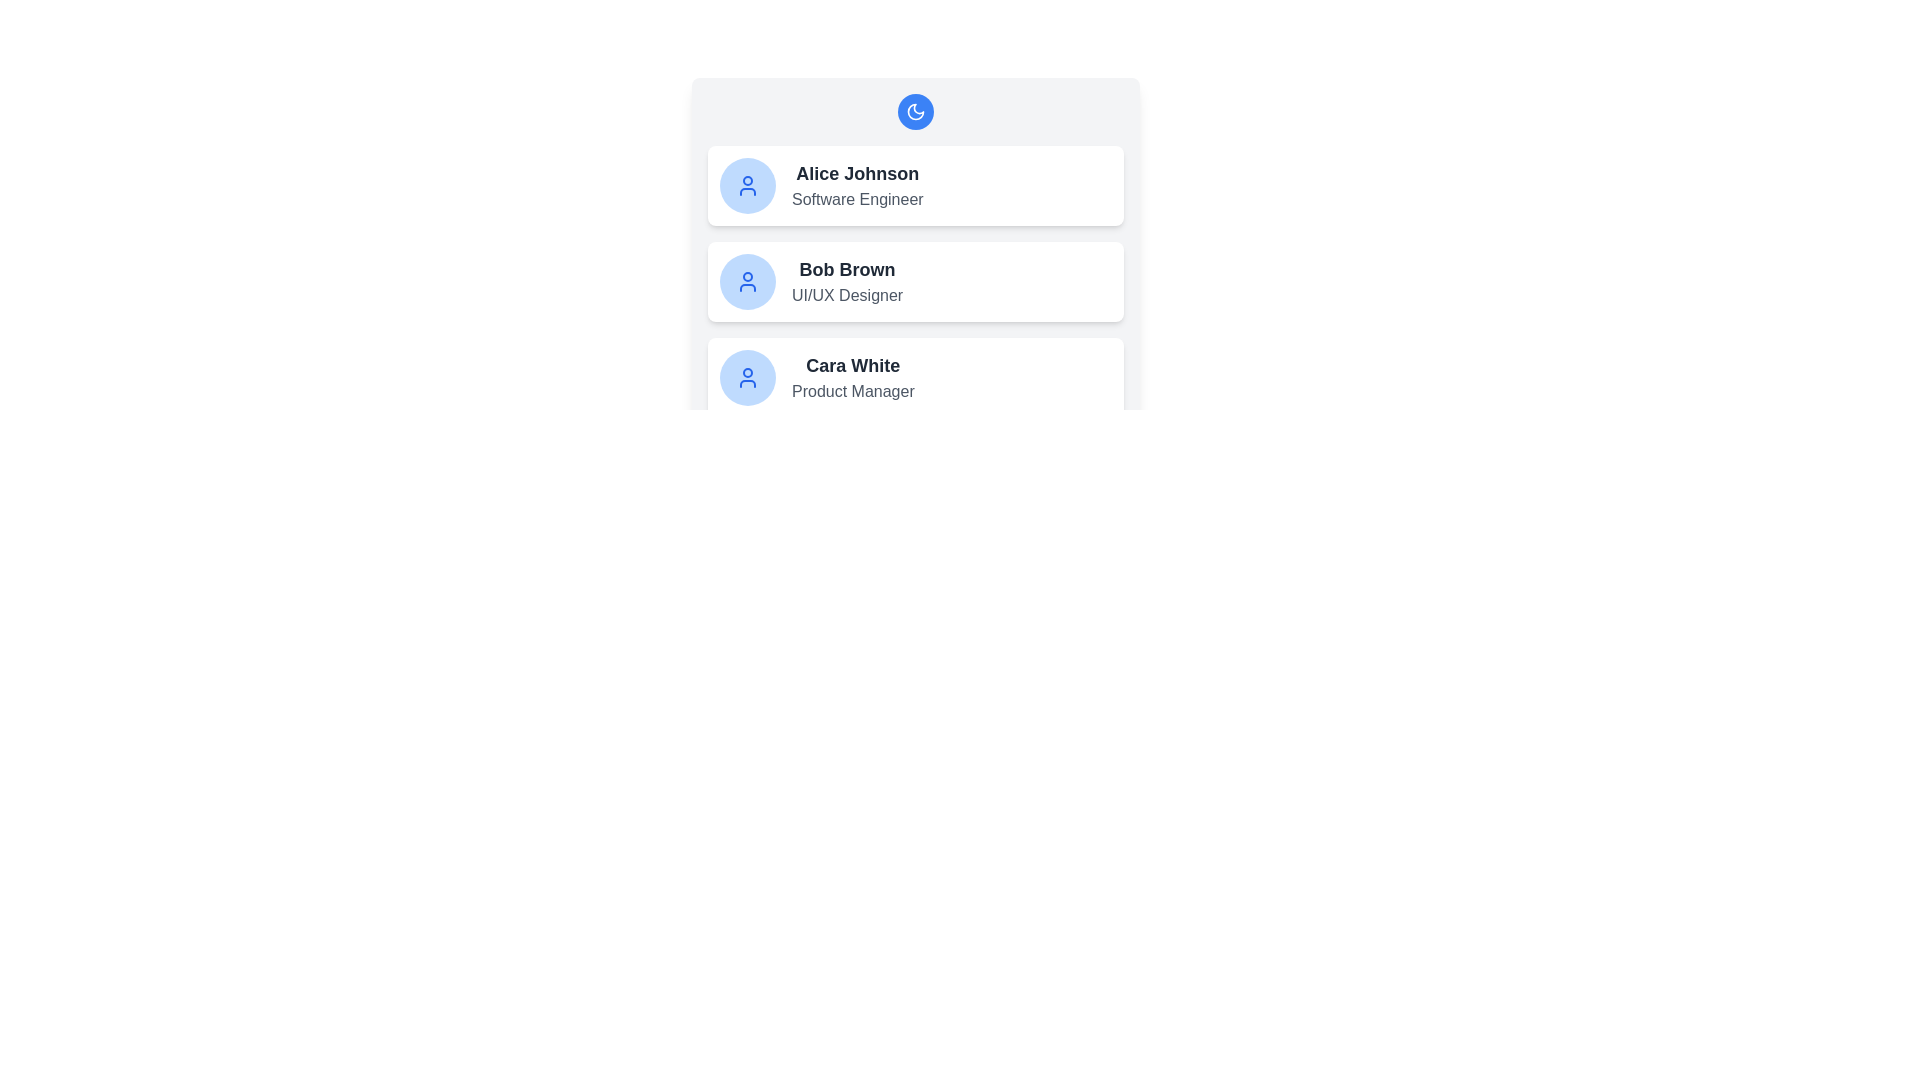 This screenshot has width=1920, height=1080. I want to click on the card containing 'Bob Brown', which is the second card in the list, so click(915, 281).